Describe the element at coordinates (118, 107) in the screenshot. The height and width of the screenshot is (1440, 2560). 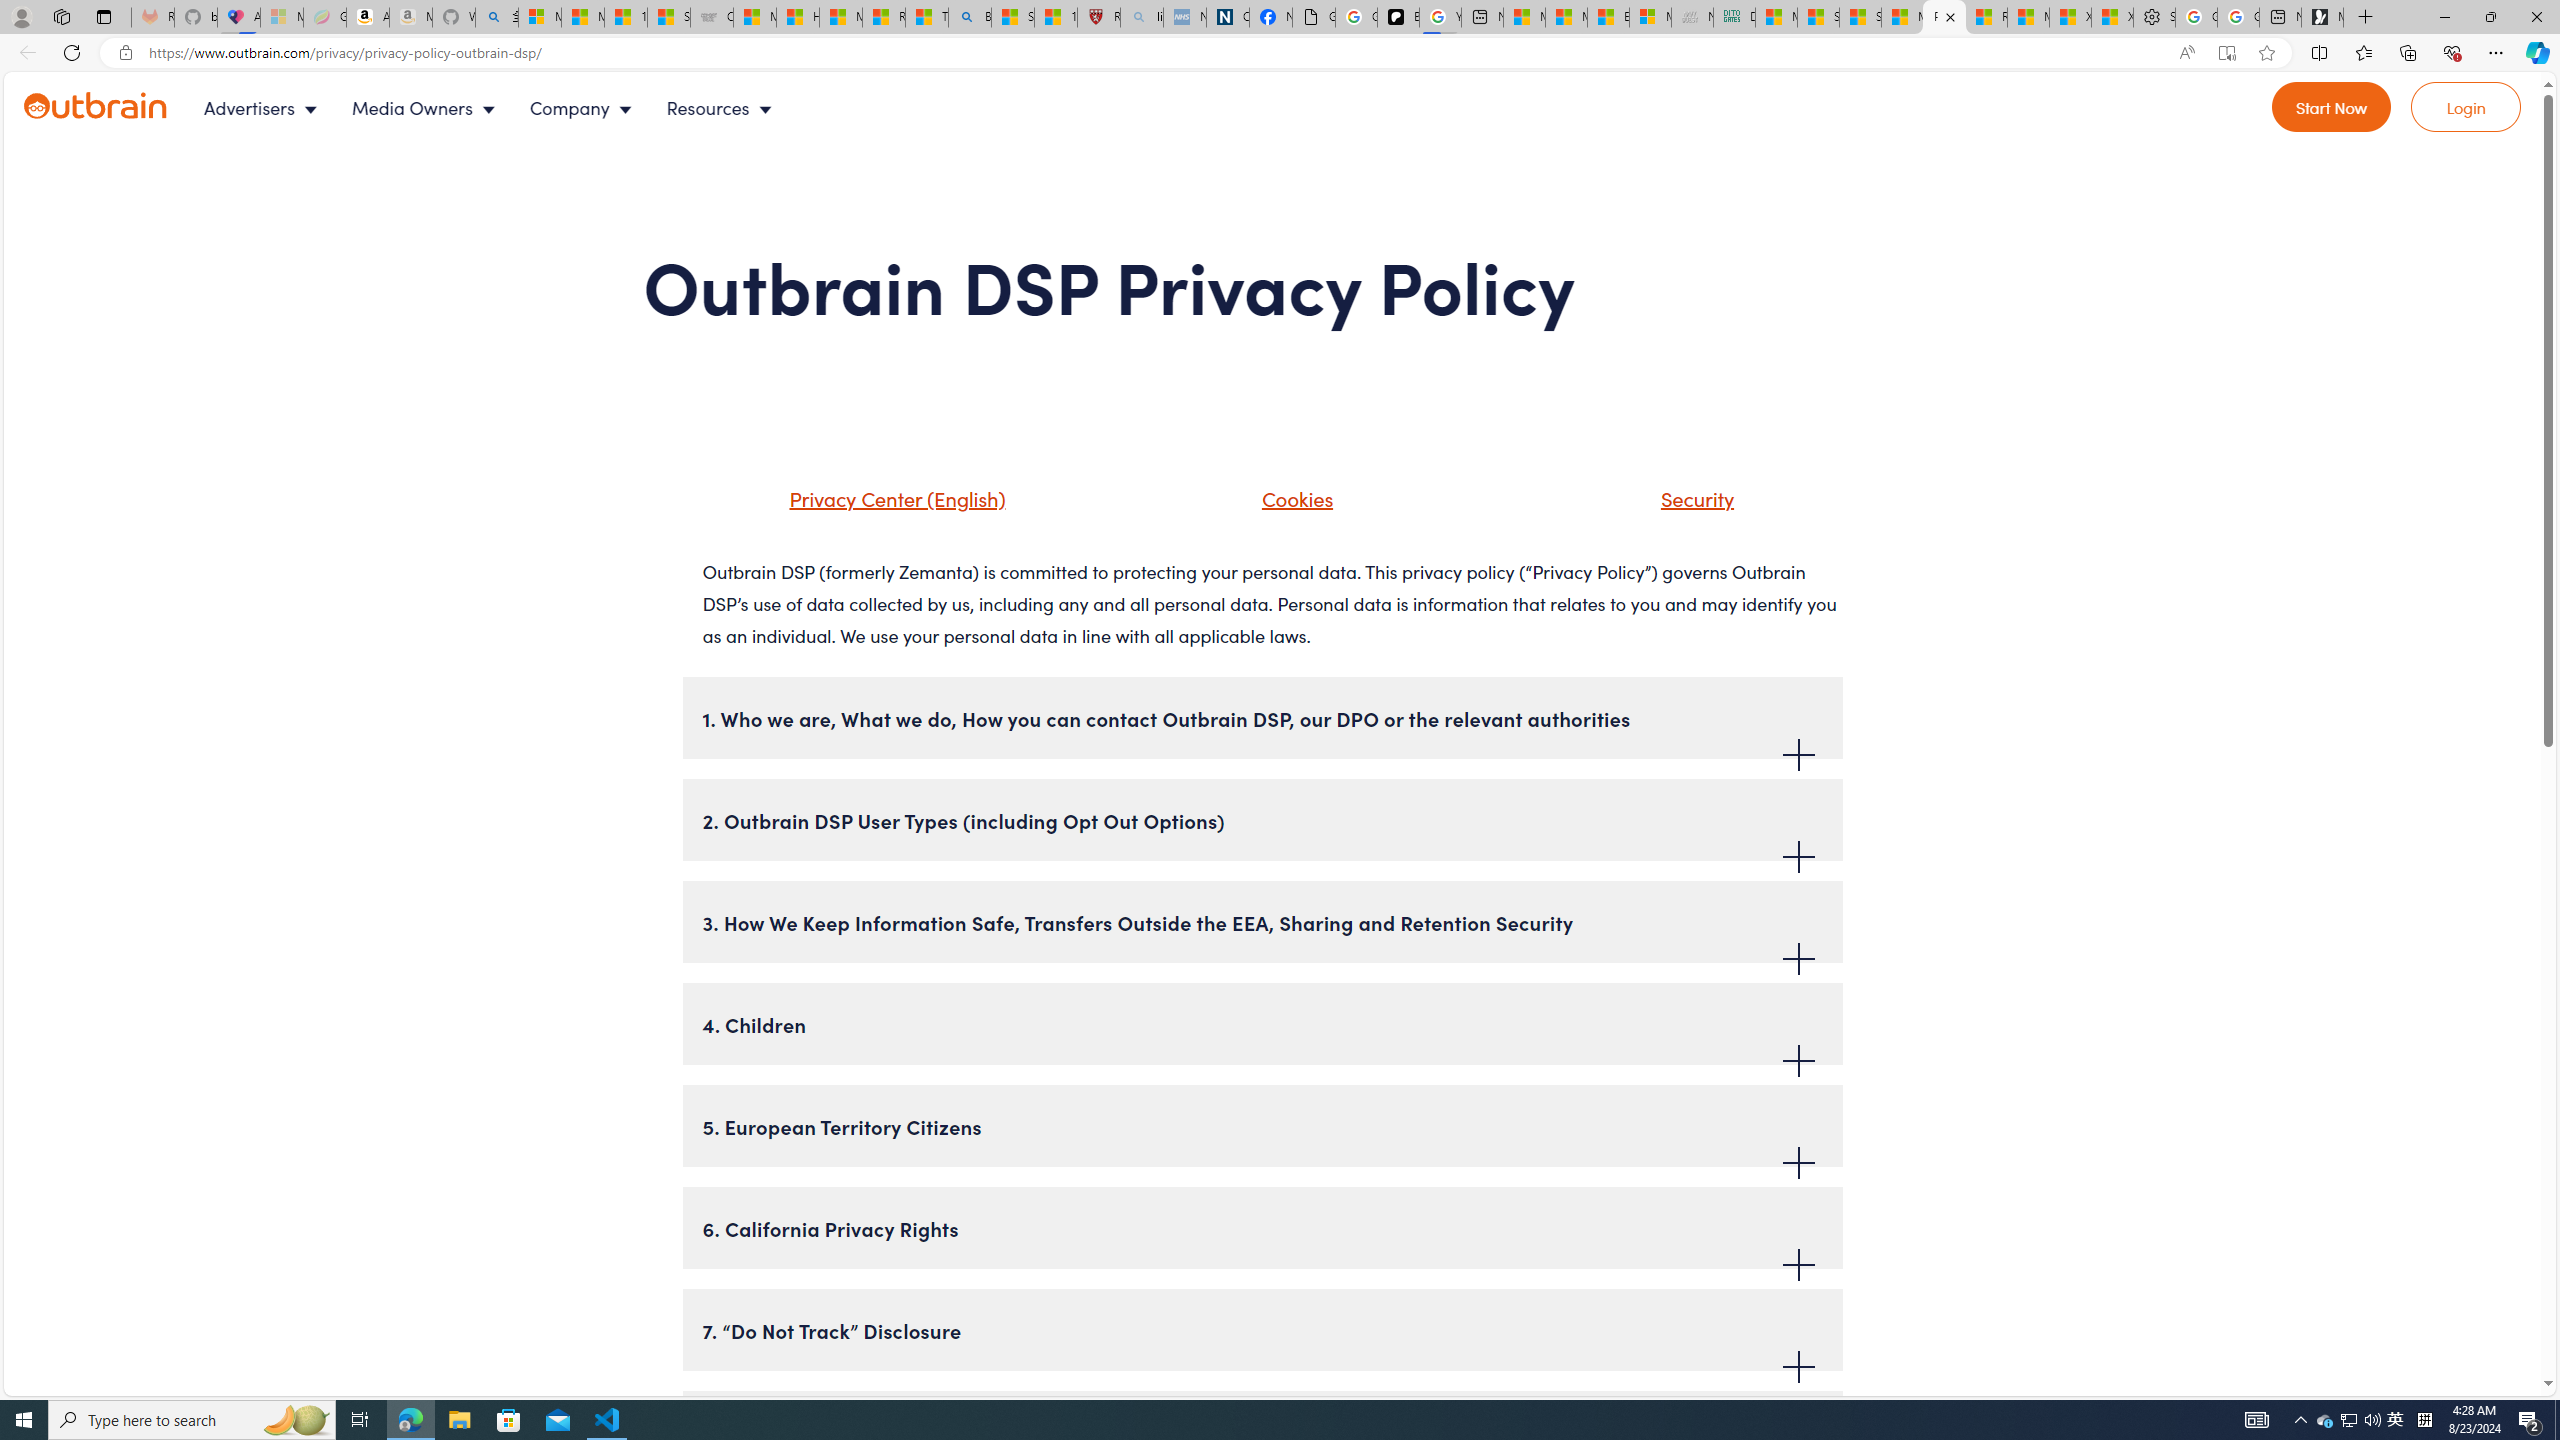
I see `'Outbrain logo - link to homepage'` at that location.